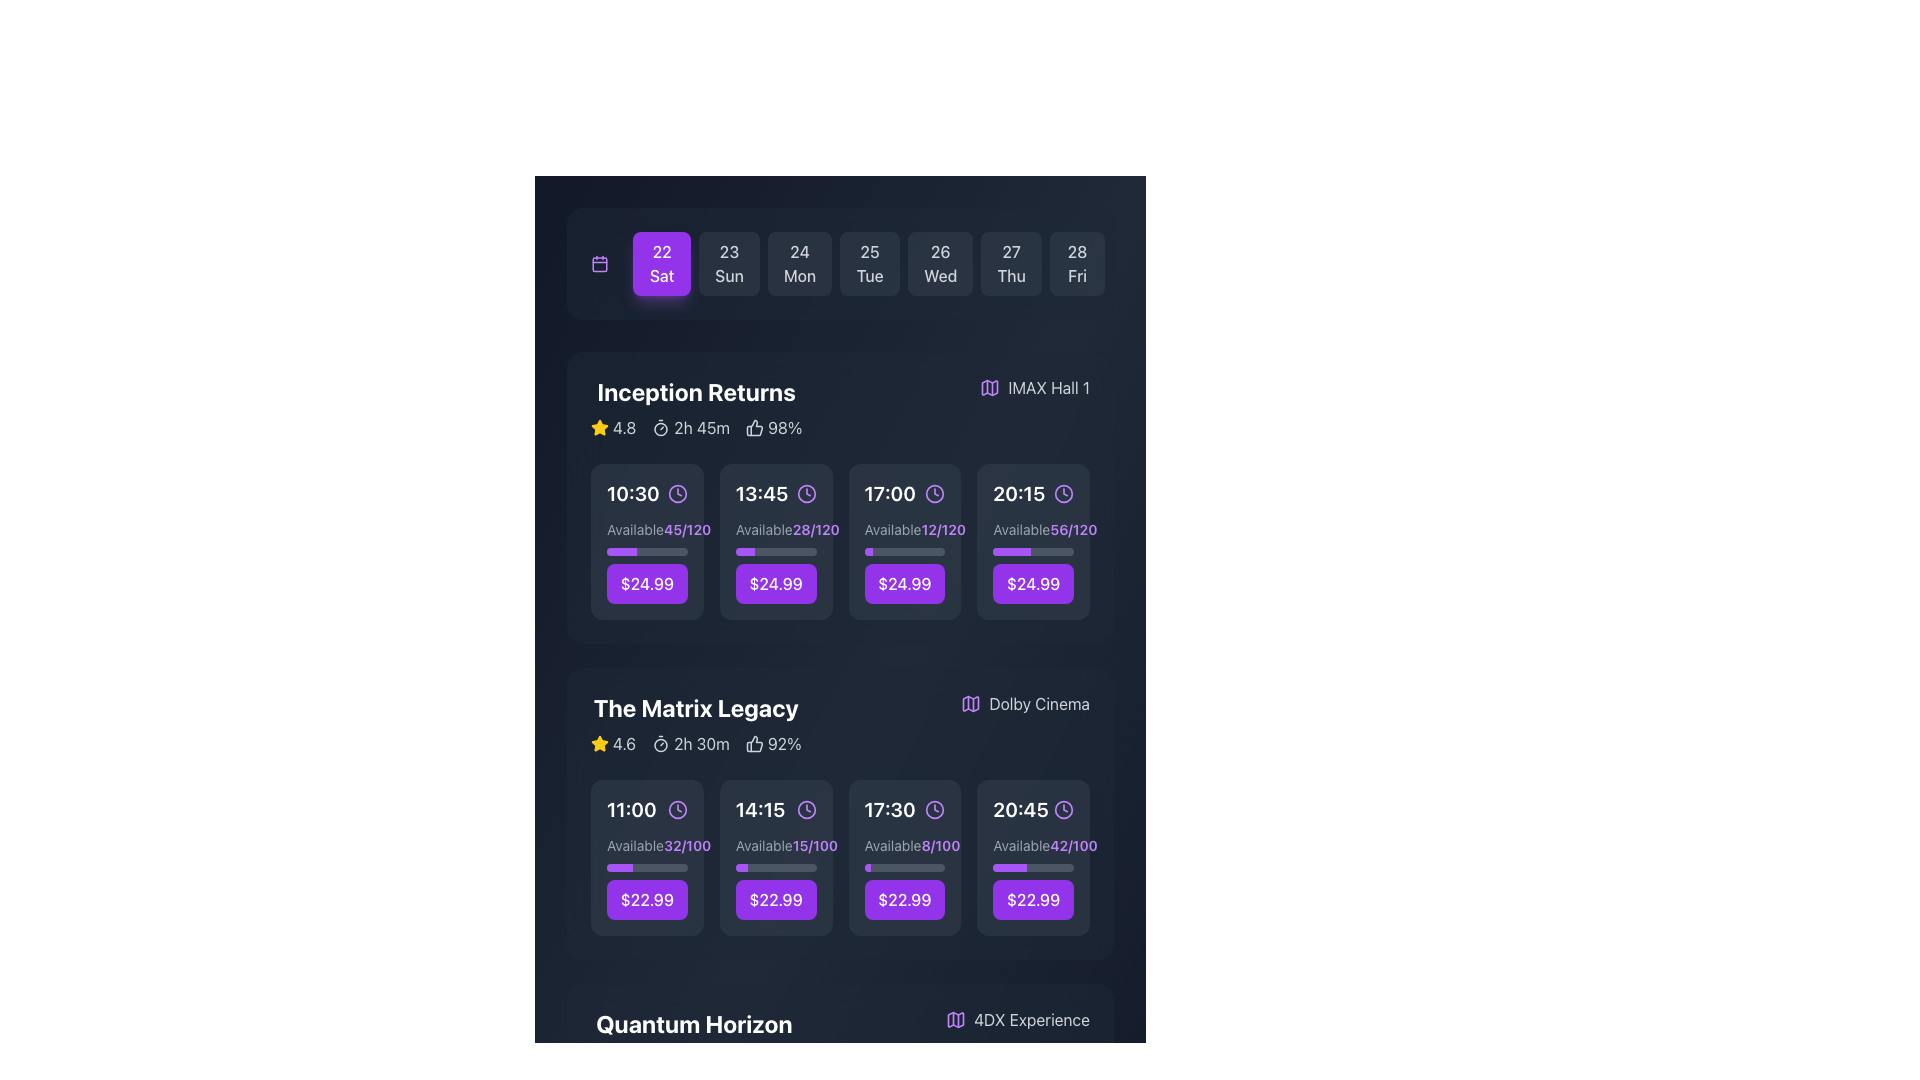  I want to click on the informational label indicating the duration of the related item in the sequence below 'Inception Returns', which is positioned between the star rating and the percentage indicator, so click(691, 427).